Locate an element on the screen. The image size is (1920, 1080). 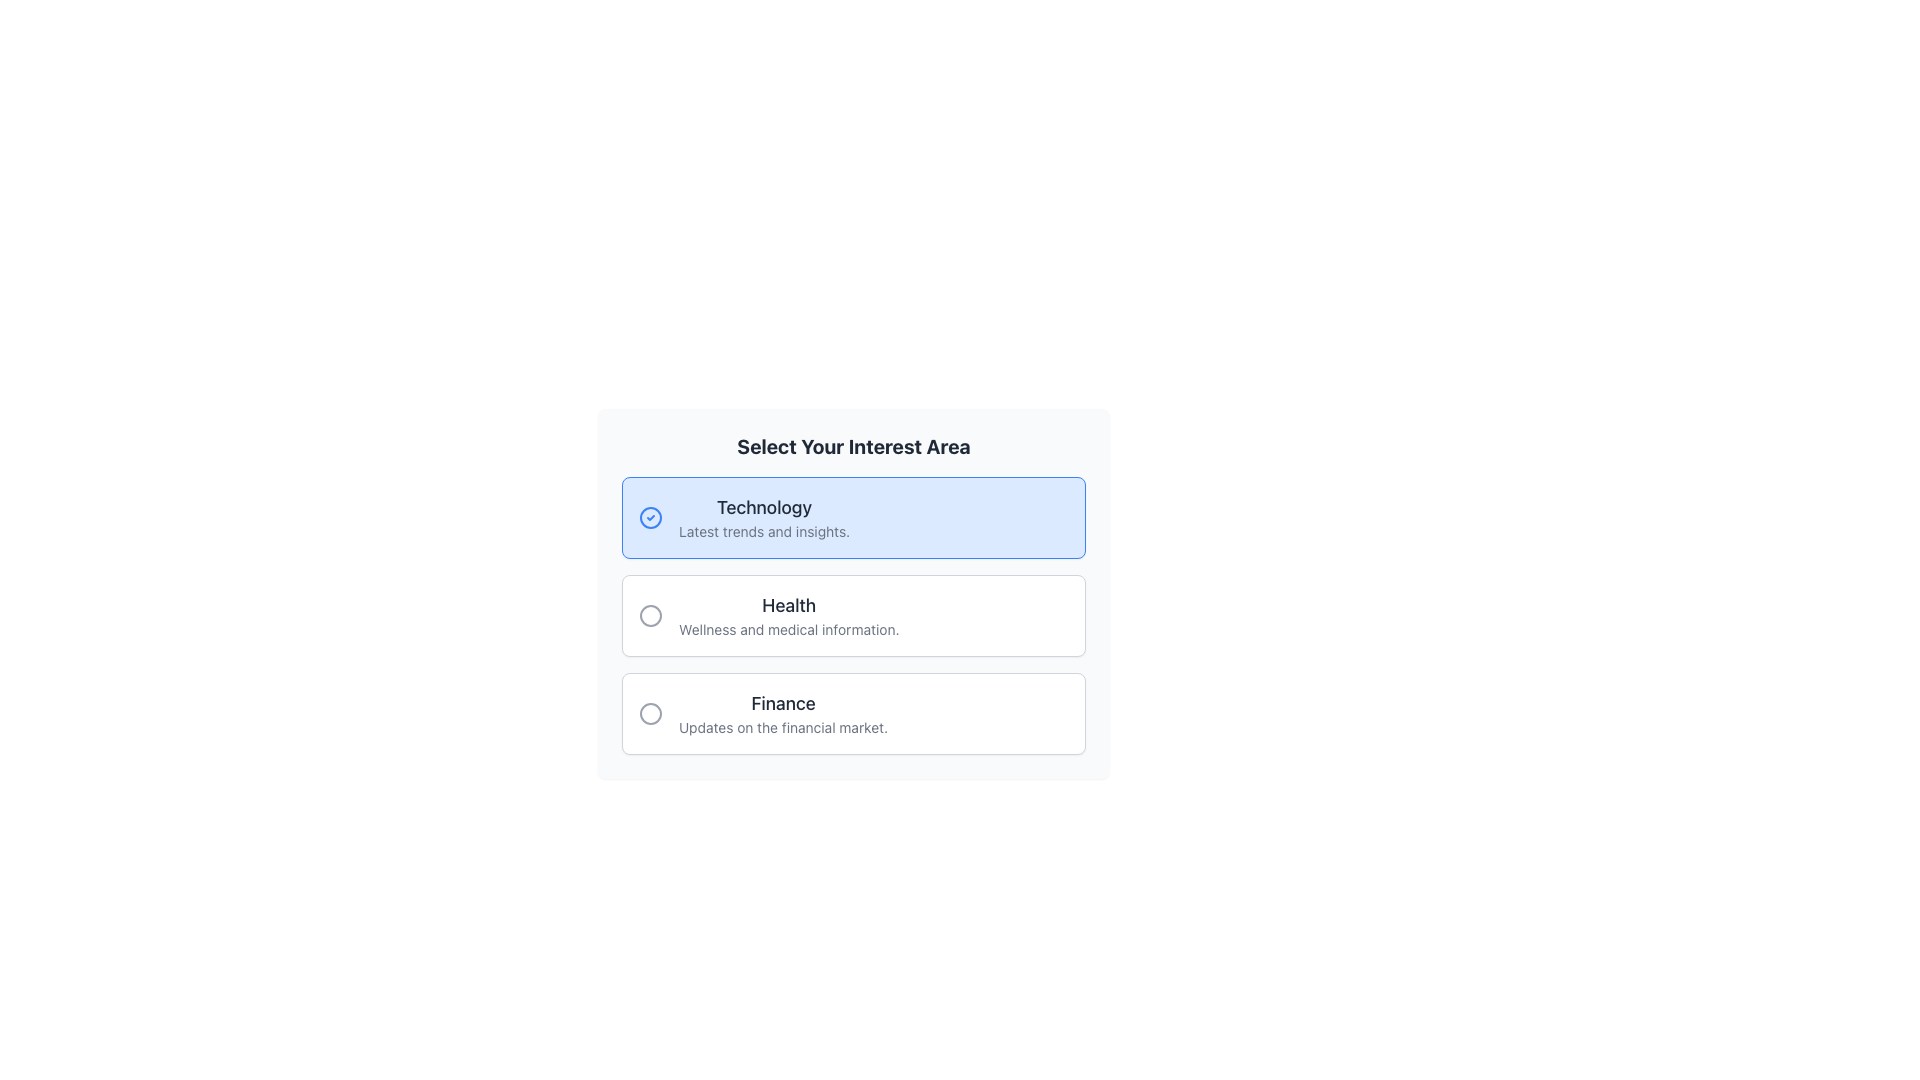
the SVG Circle Element that signifies the selection state for the 'Technology' option in the 'Select Your Interest Area' interface is located at coordinates (651, 516).